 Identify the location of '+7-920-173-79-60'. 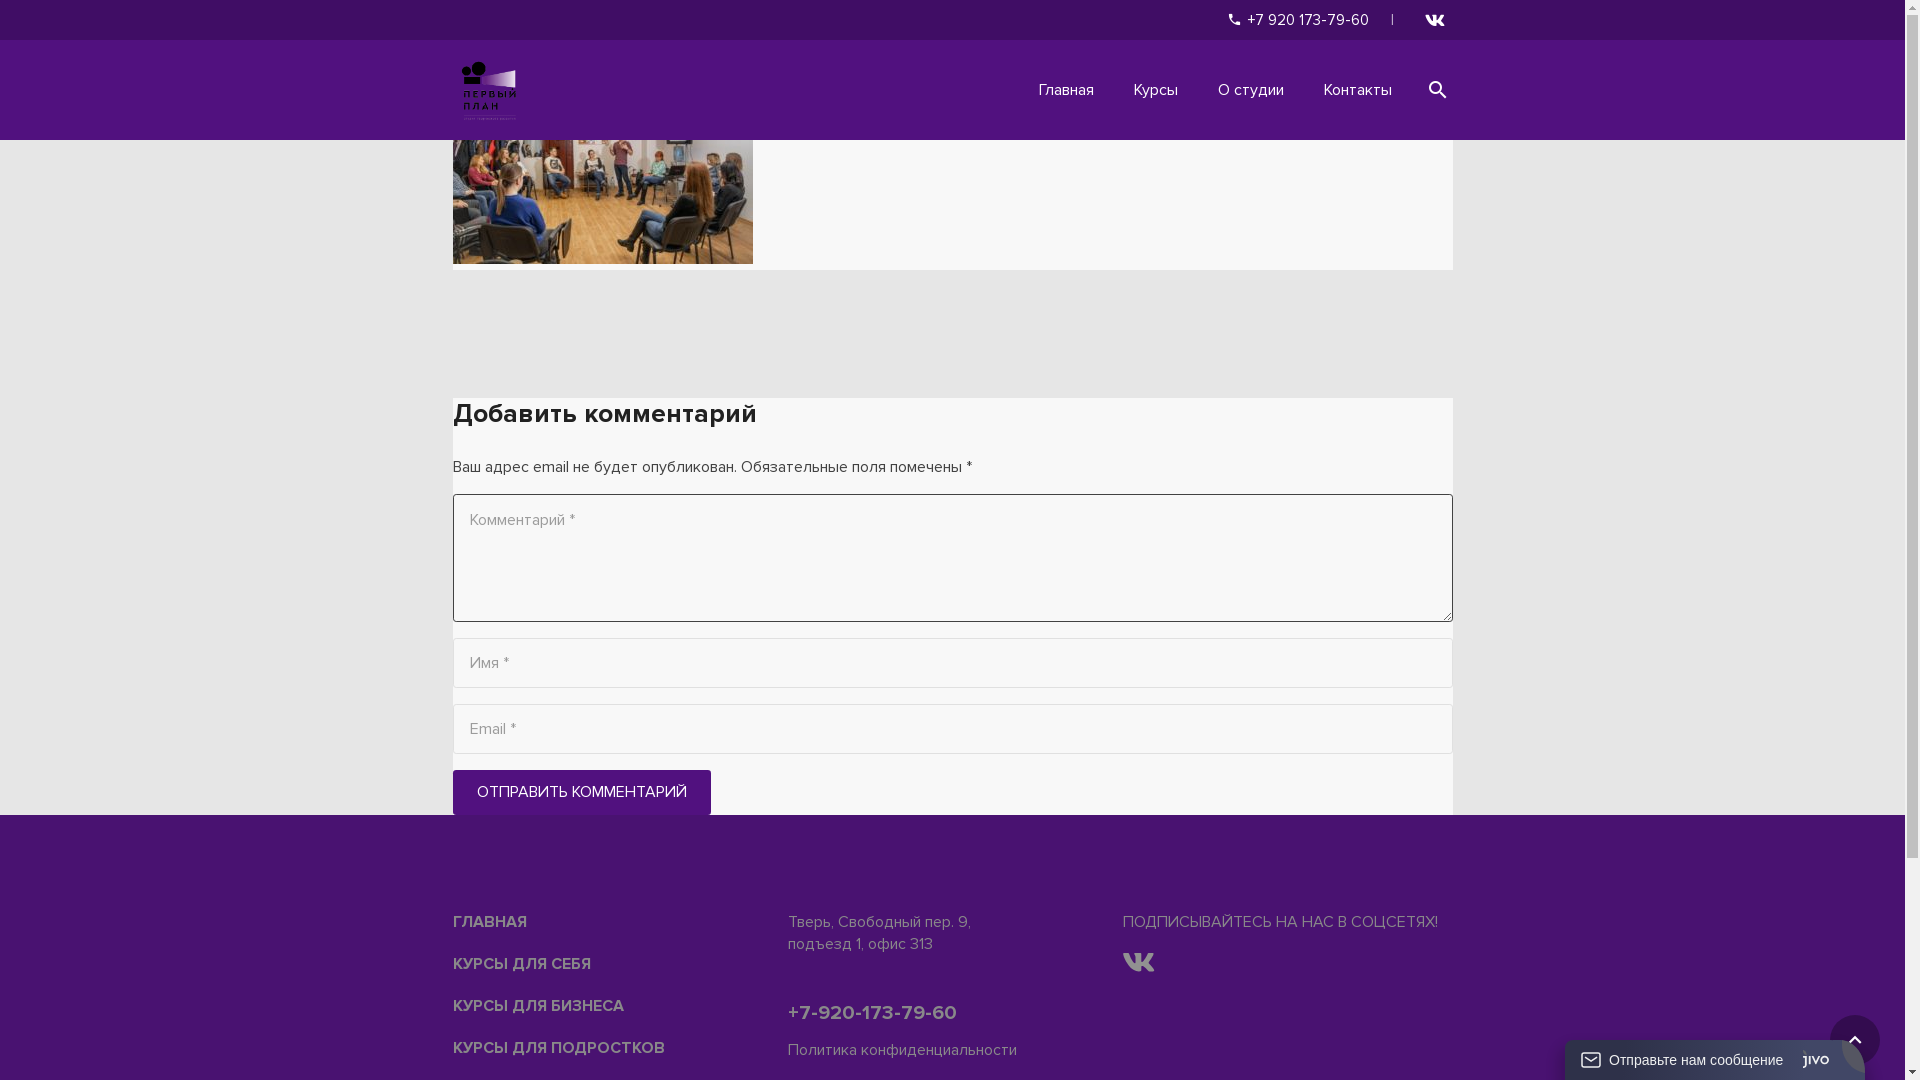
(872, 1013).